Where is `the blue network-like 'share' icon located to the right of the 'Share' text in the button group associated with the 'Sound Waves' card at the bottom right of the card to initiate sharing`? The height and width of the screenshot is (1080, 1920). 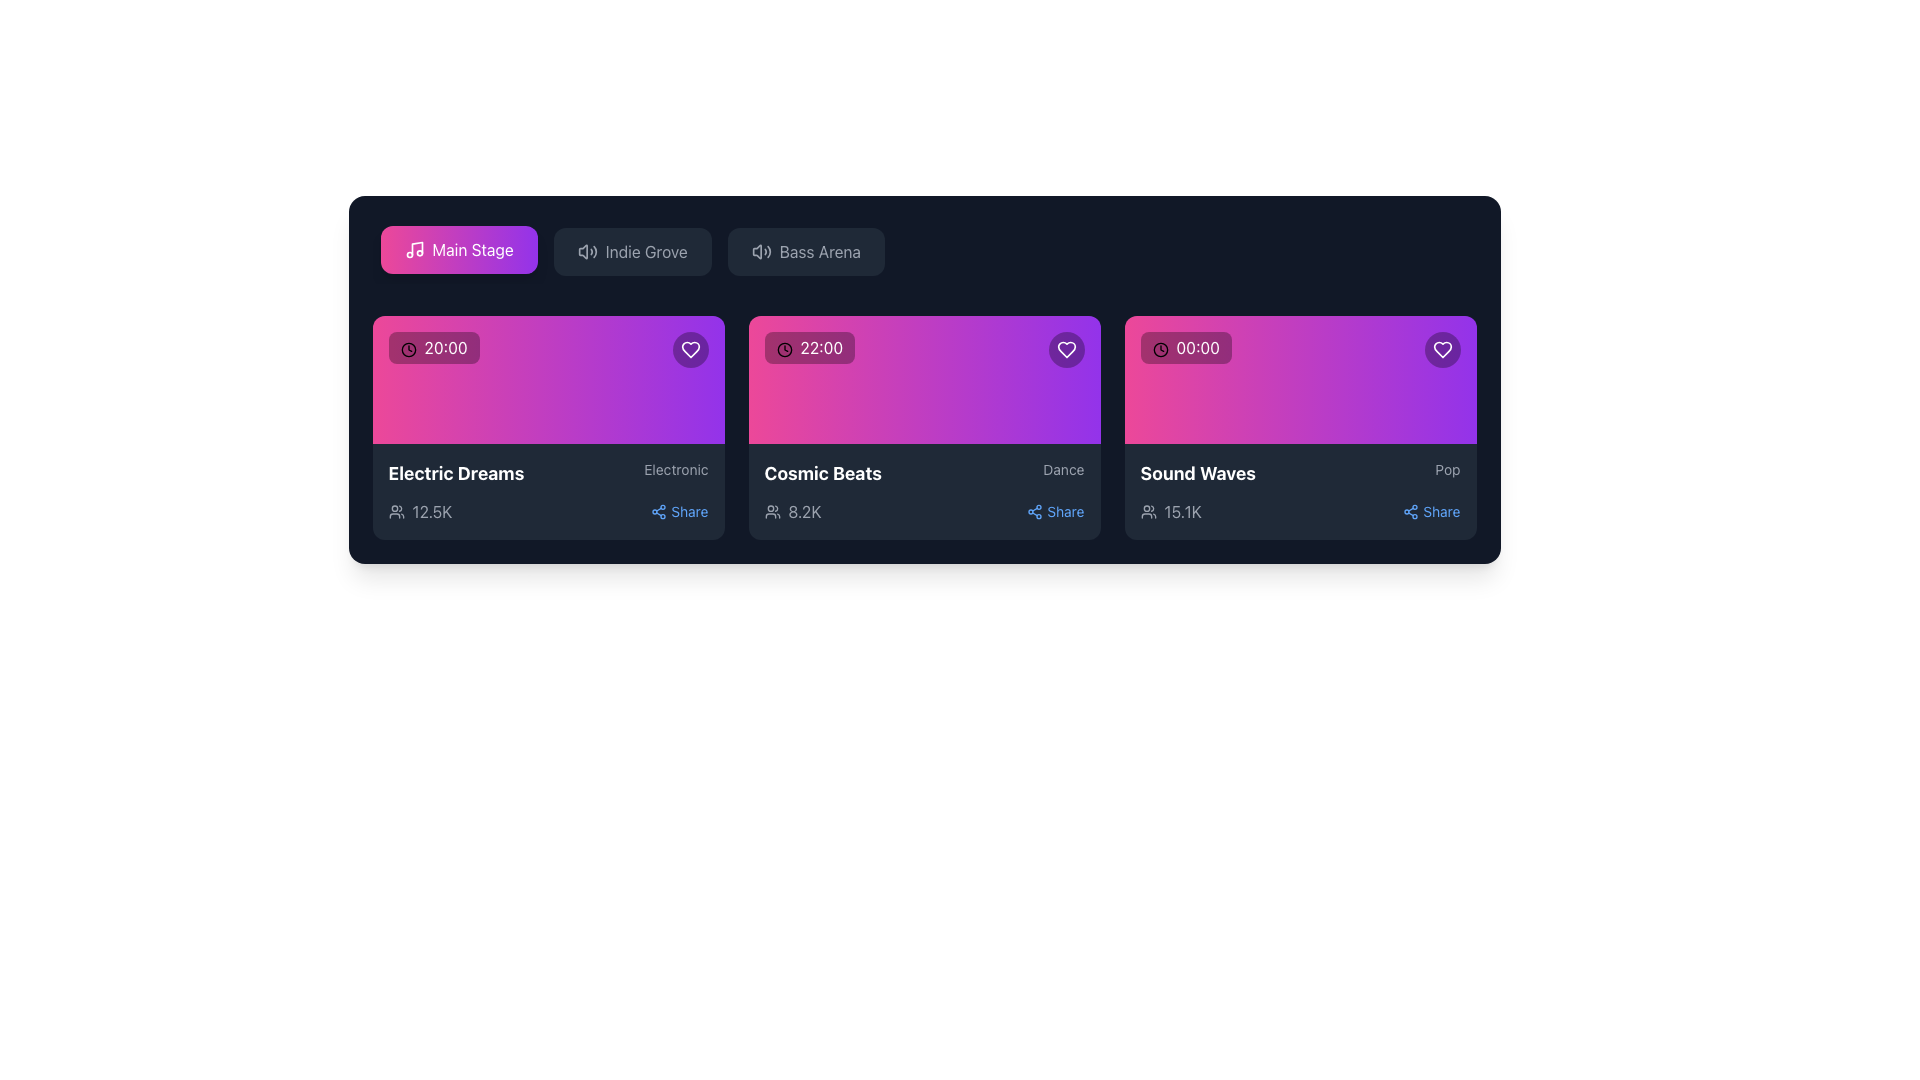
the blue network-like 'share' icon located to the right of the 'Share' text in the button group associated with the 'Sound Waves' card at the bottom right of the card to initiate sharing is located at coordinates (1035, 511).